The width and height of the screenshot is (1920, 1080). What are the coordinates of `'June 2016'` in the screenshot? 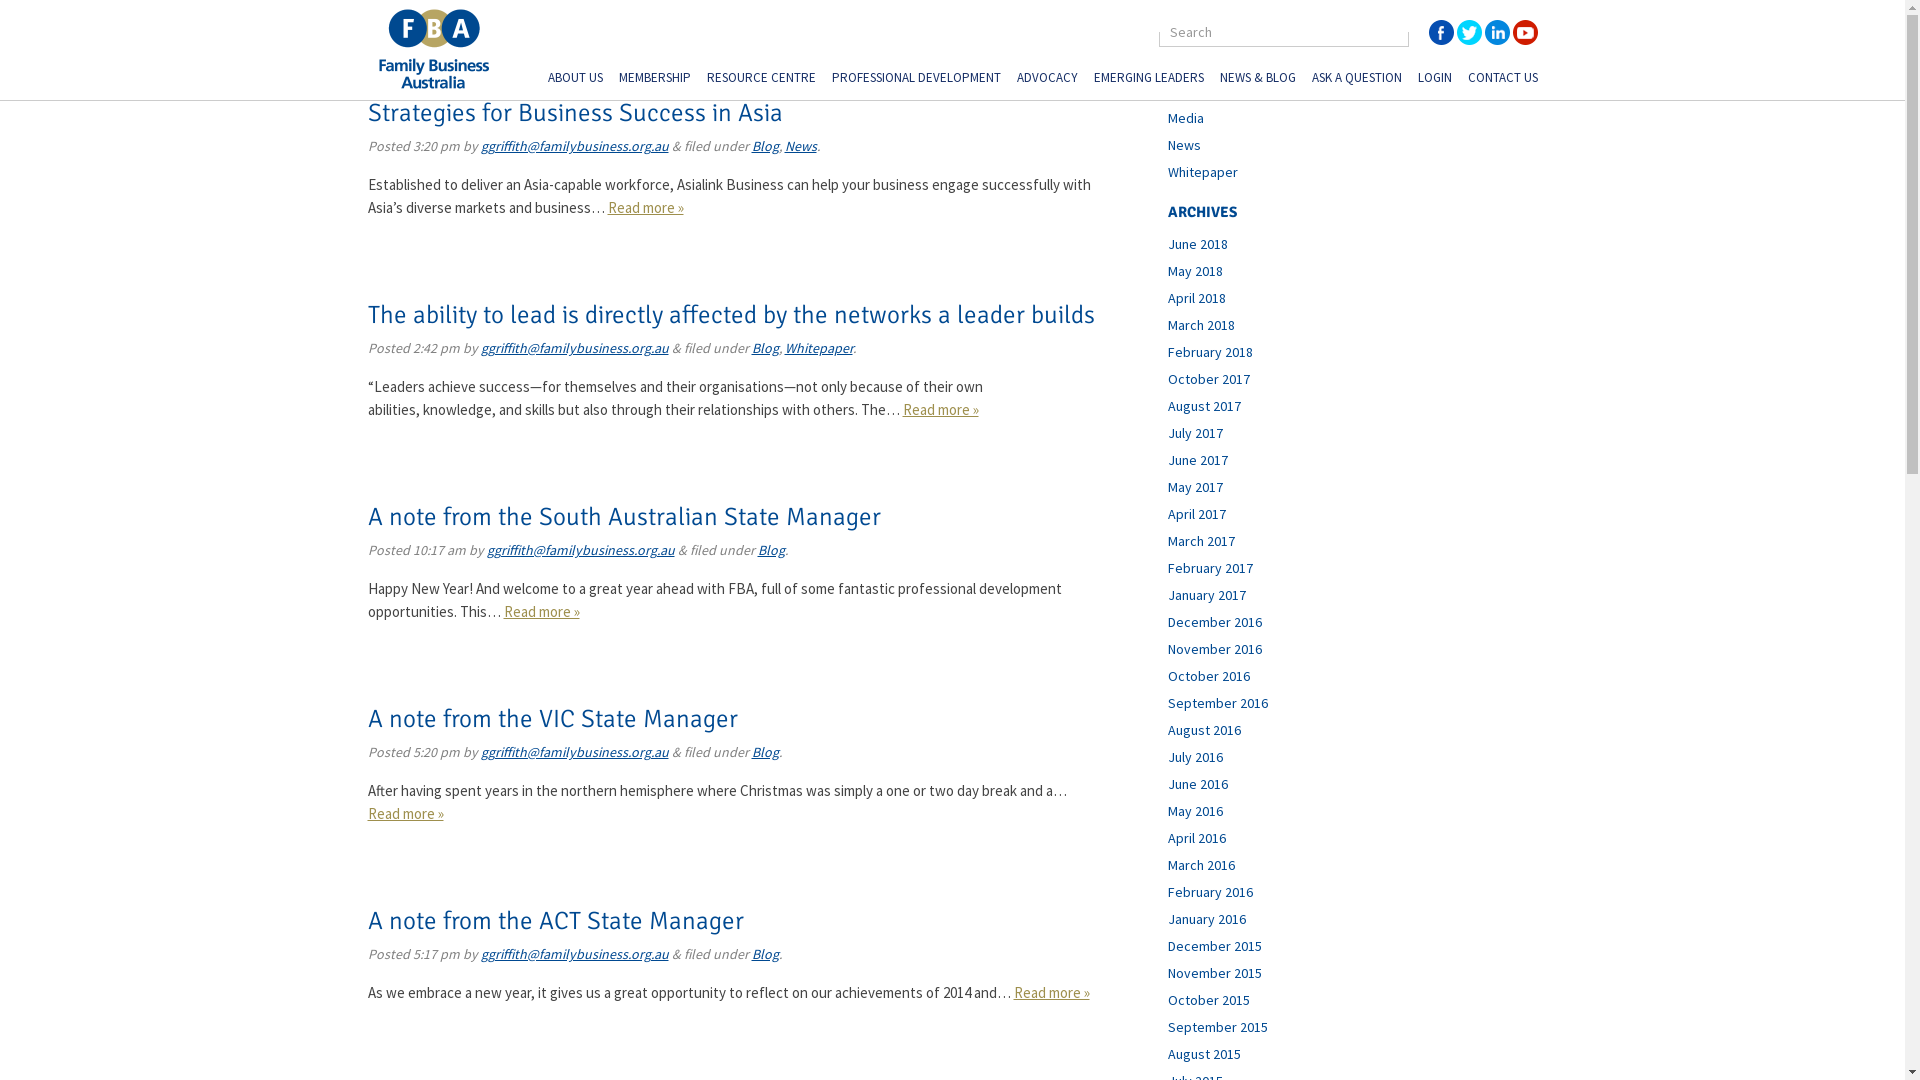 It's located at (1198, 782).